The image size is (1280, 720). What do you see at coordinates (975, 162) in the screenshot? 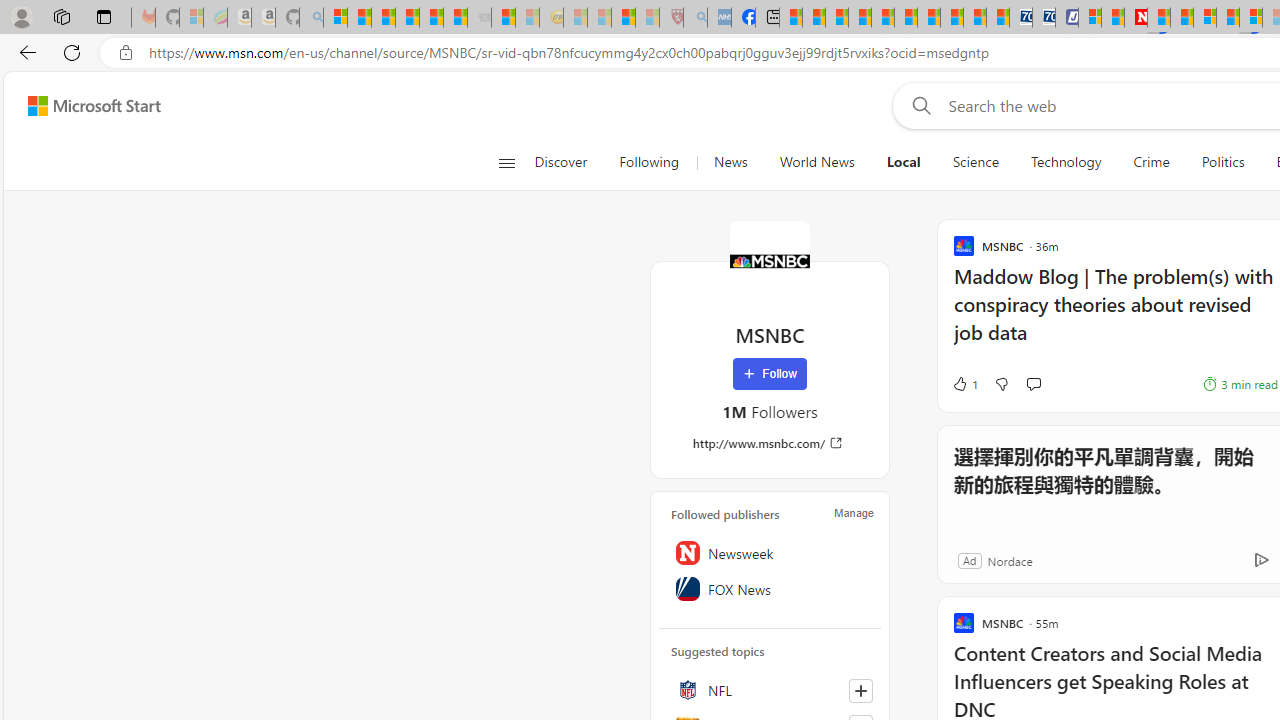
I see `'Science'` at bounding box center [975, 162].